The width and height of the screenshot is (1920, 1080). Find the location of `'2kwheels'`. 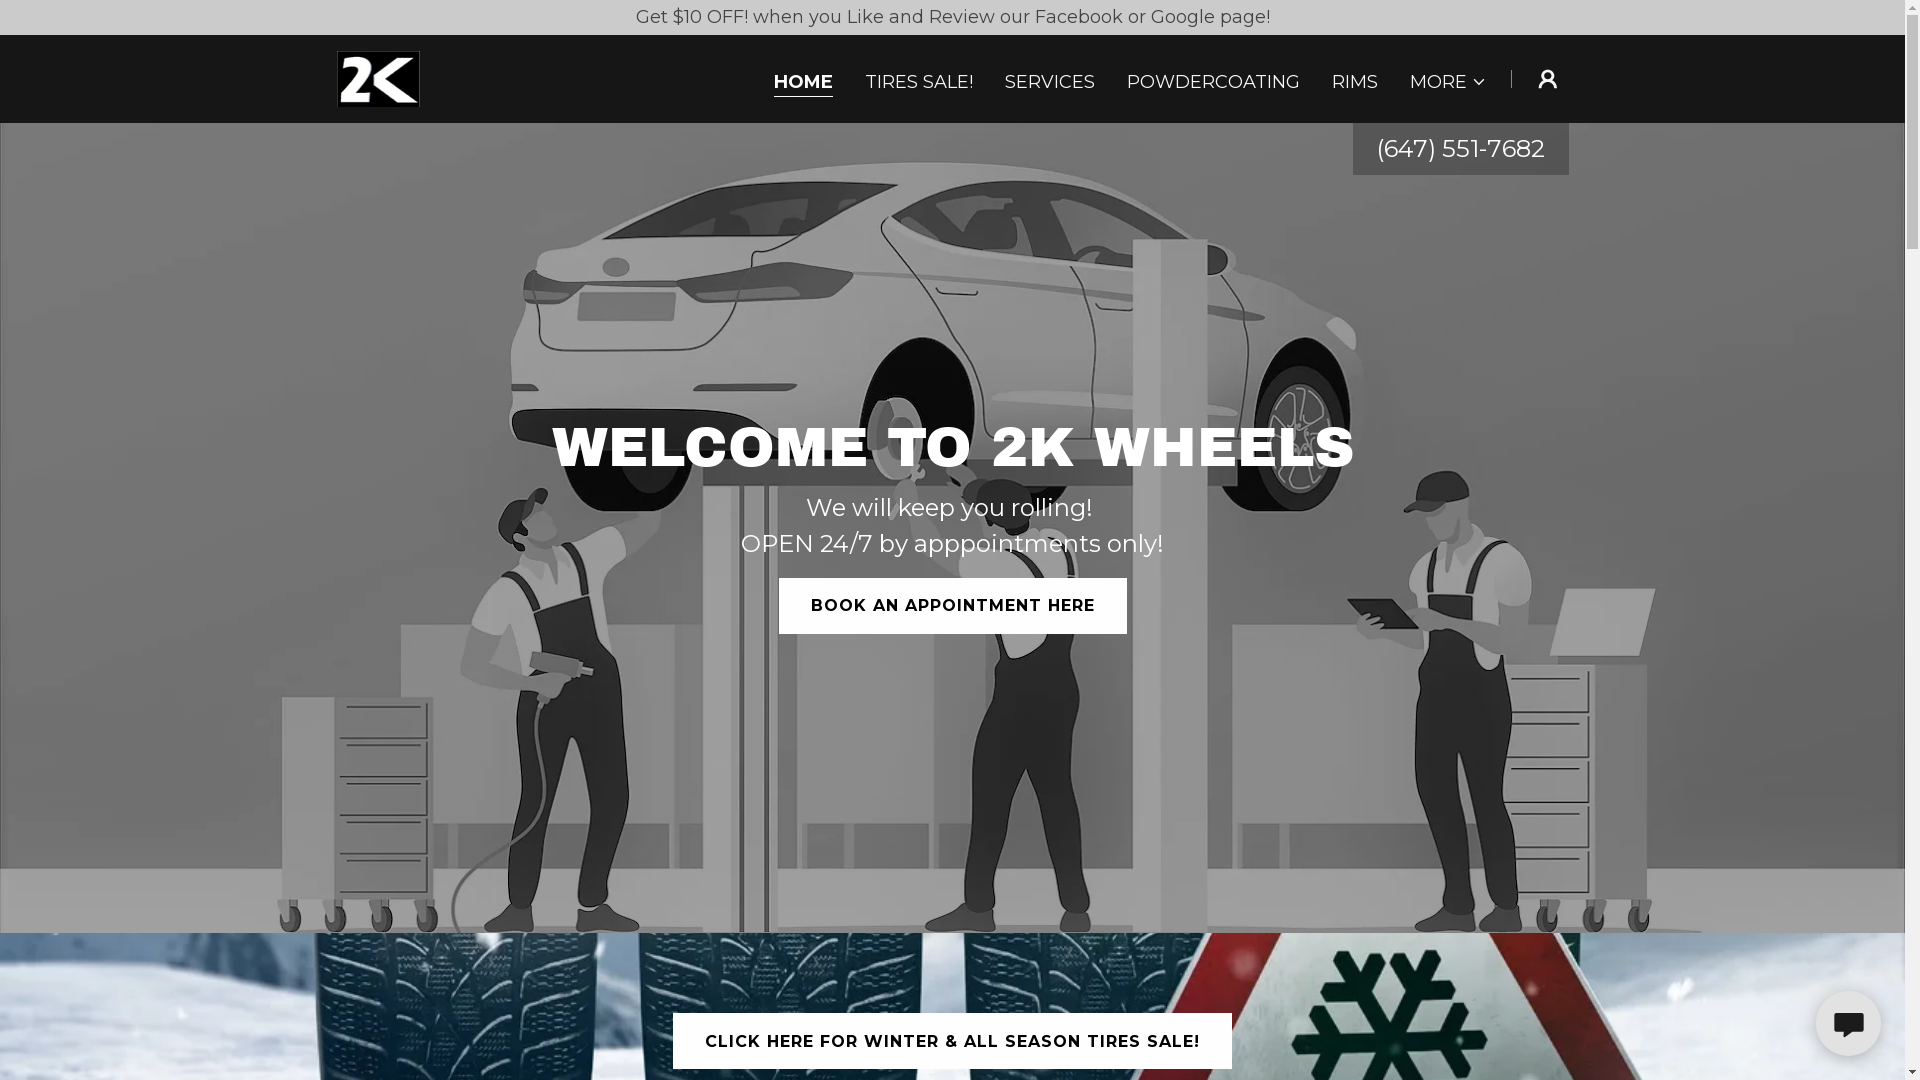

'2kwheels' is located at coordinates (378, 76).